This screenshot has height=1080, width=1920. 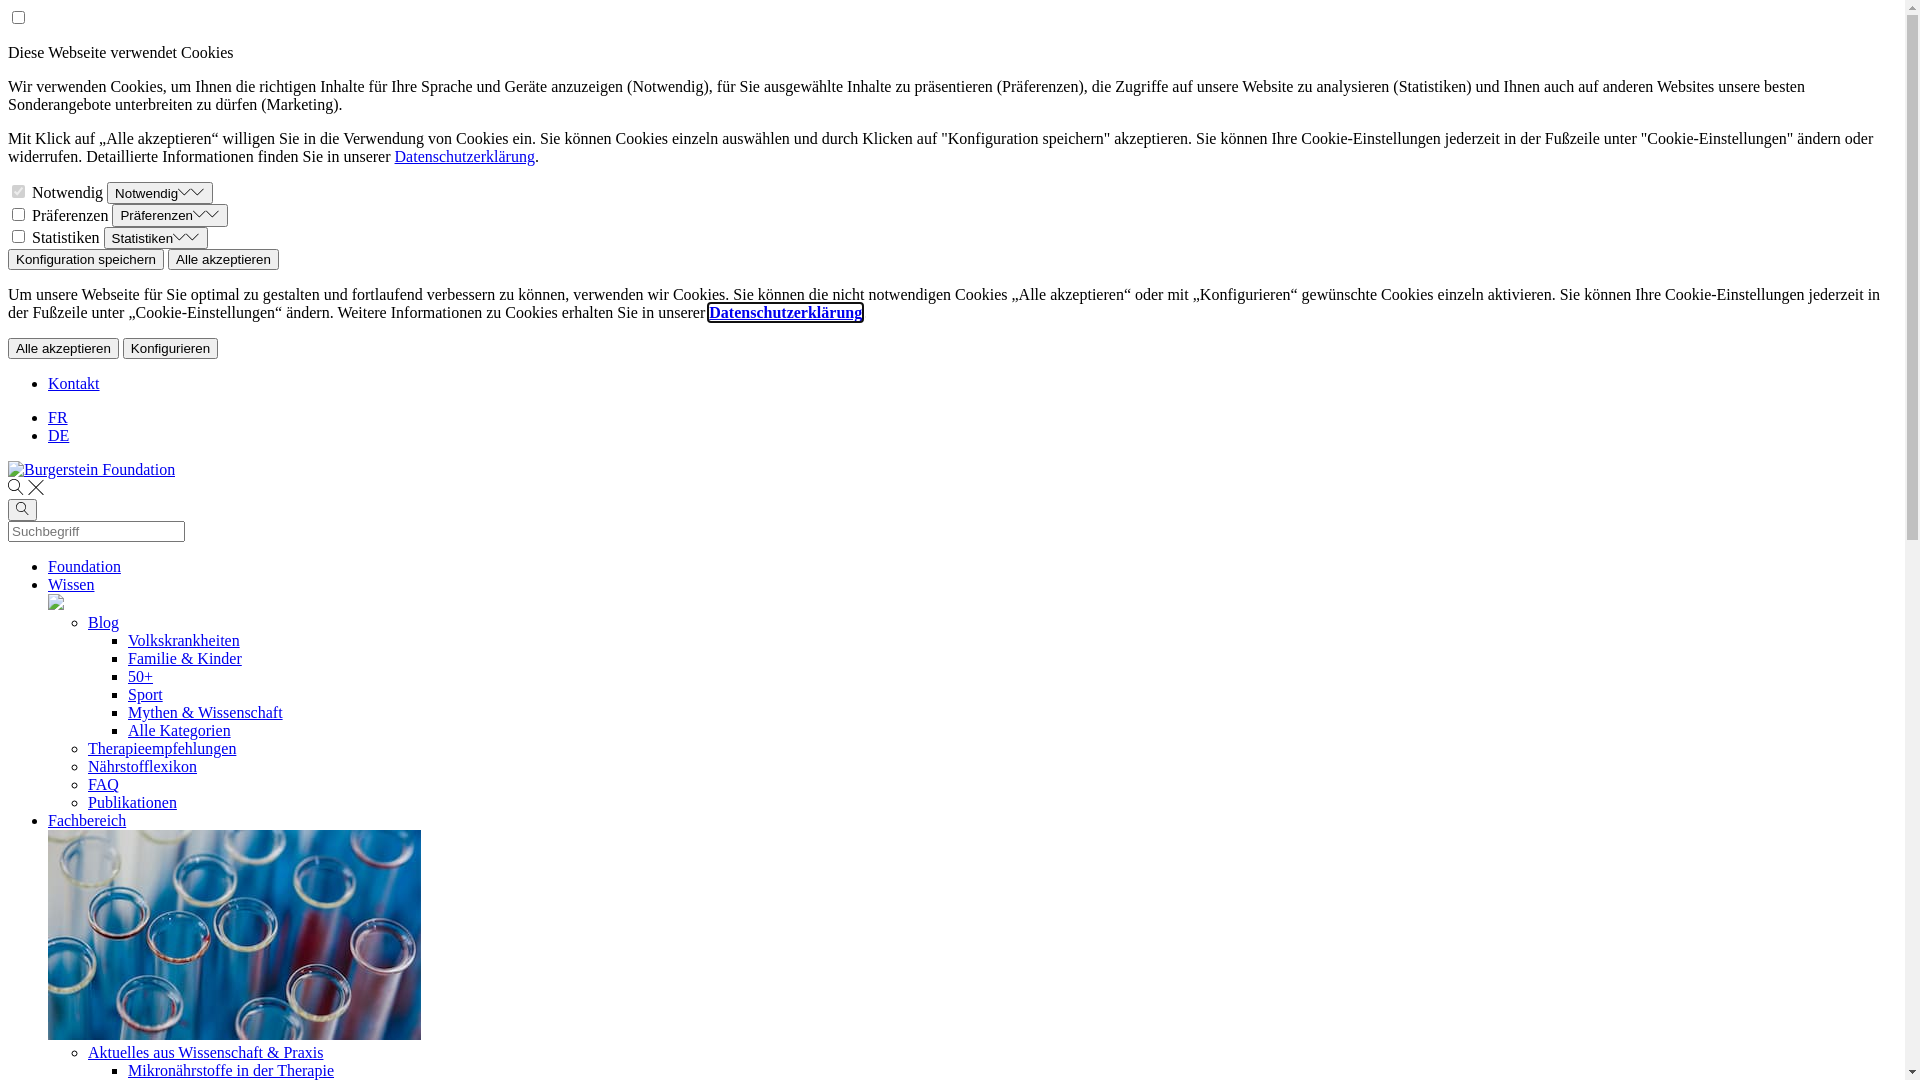 I want to click on 'DE', so click(x=48, y=434).